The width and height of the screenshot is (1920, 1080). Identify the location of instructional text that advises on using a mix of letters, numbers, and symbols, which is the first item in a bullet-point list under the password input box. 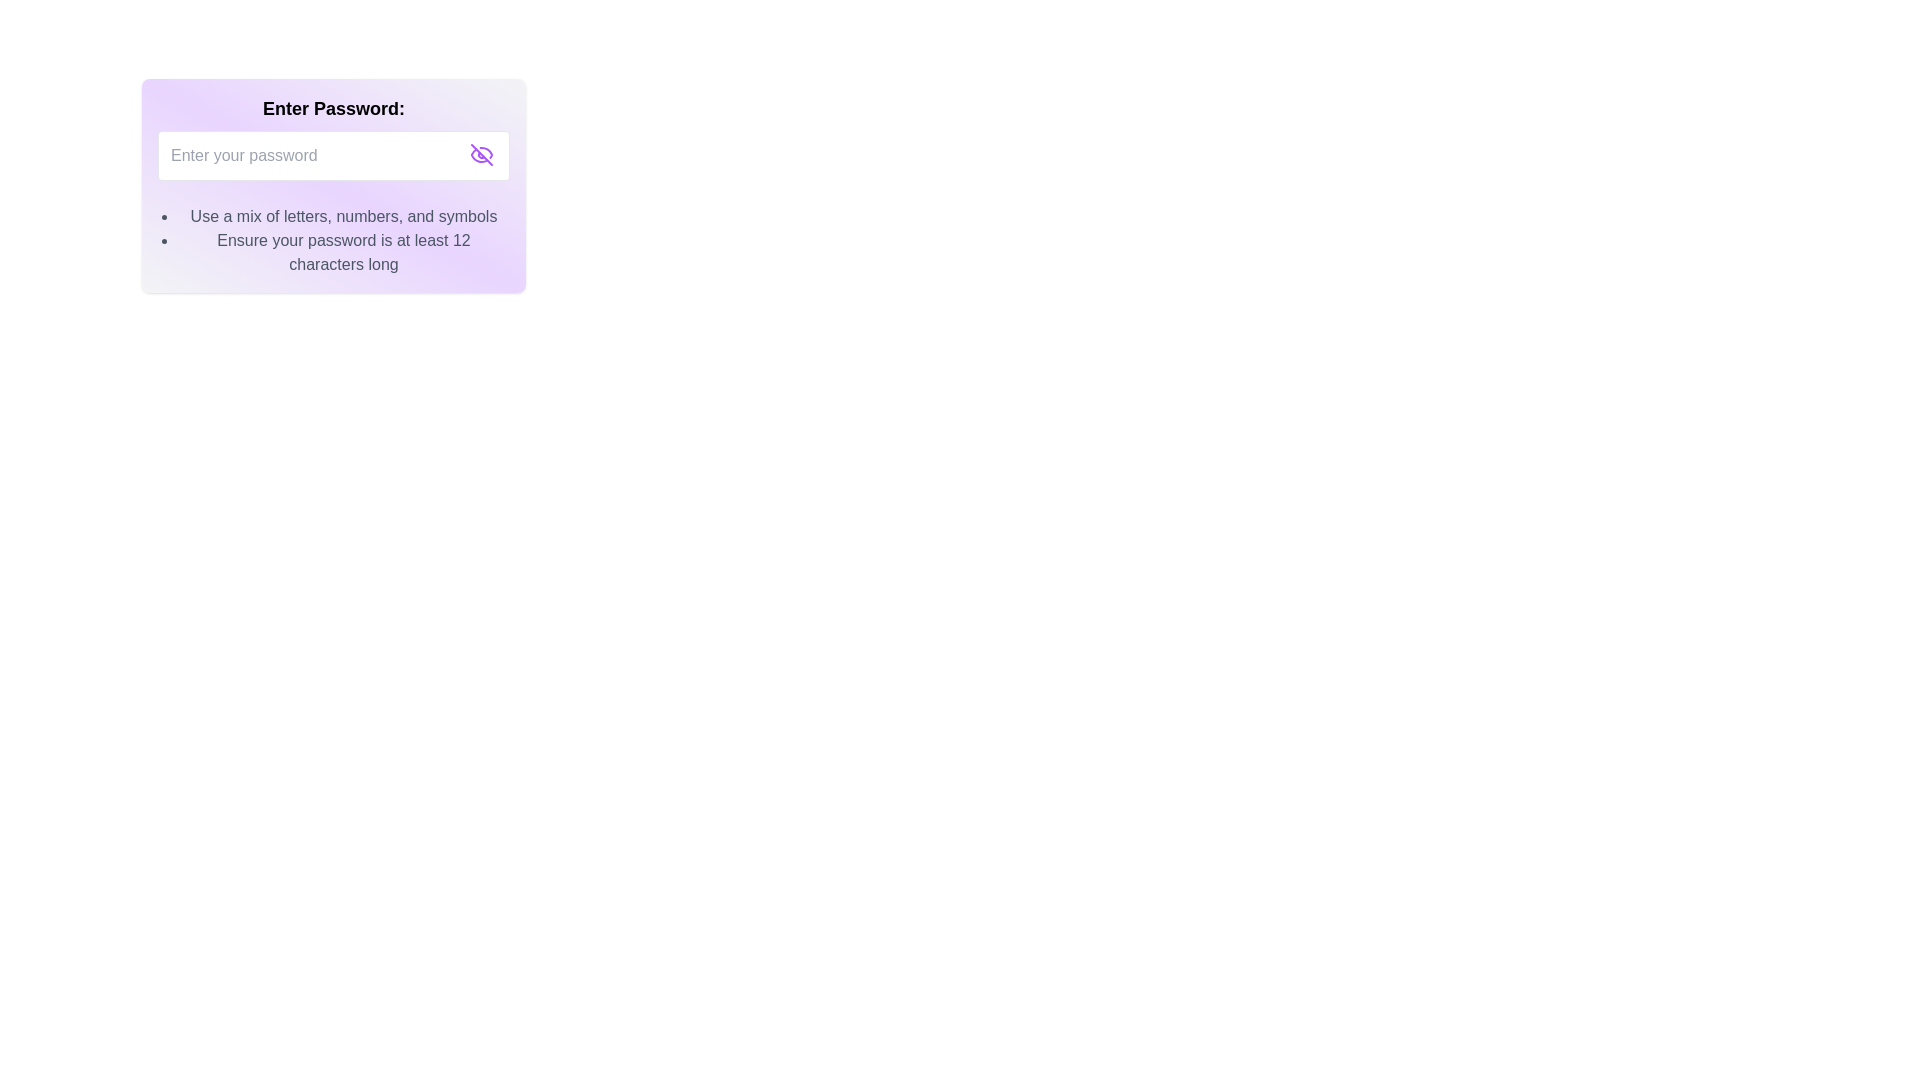
(344, 216).